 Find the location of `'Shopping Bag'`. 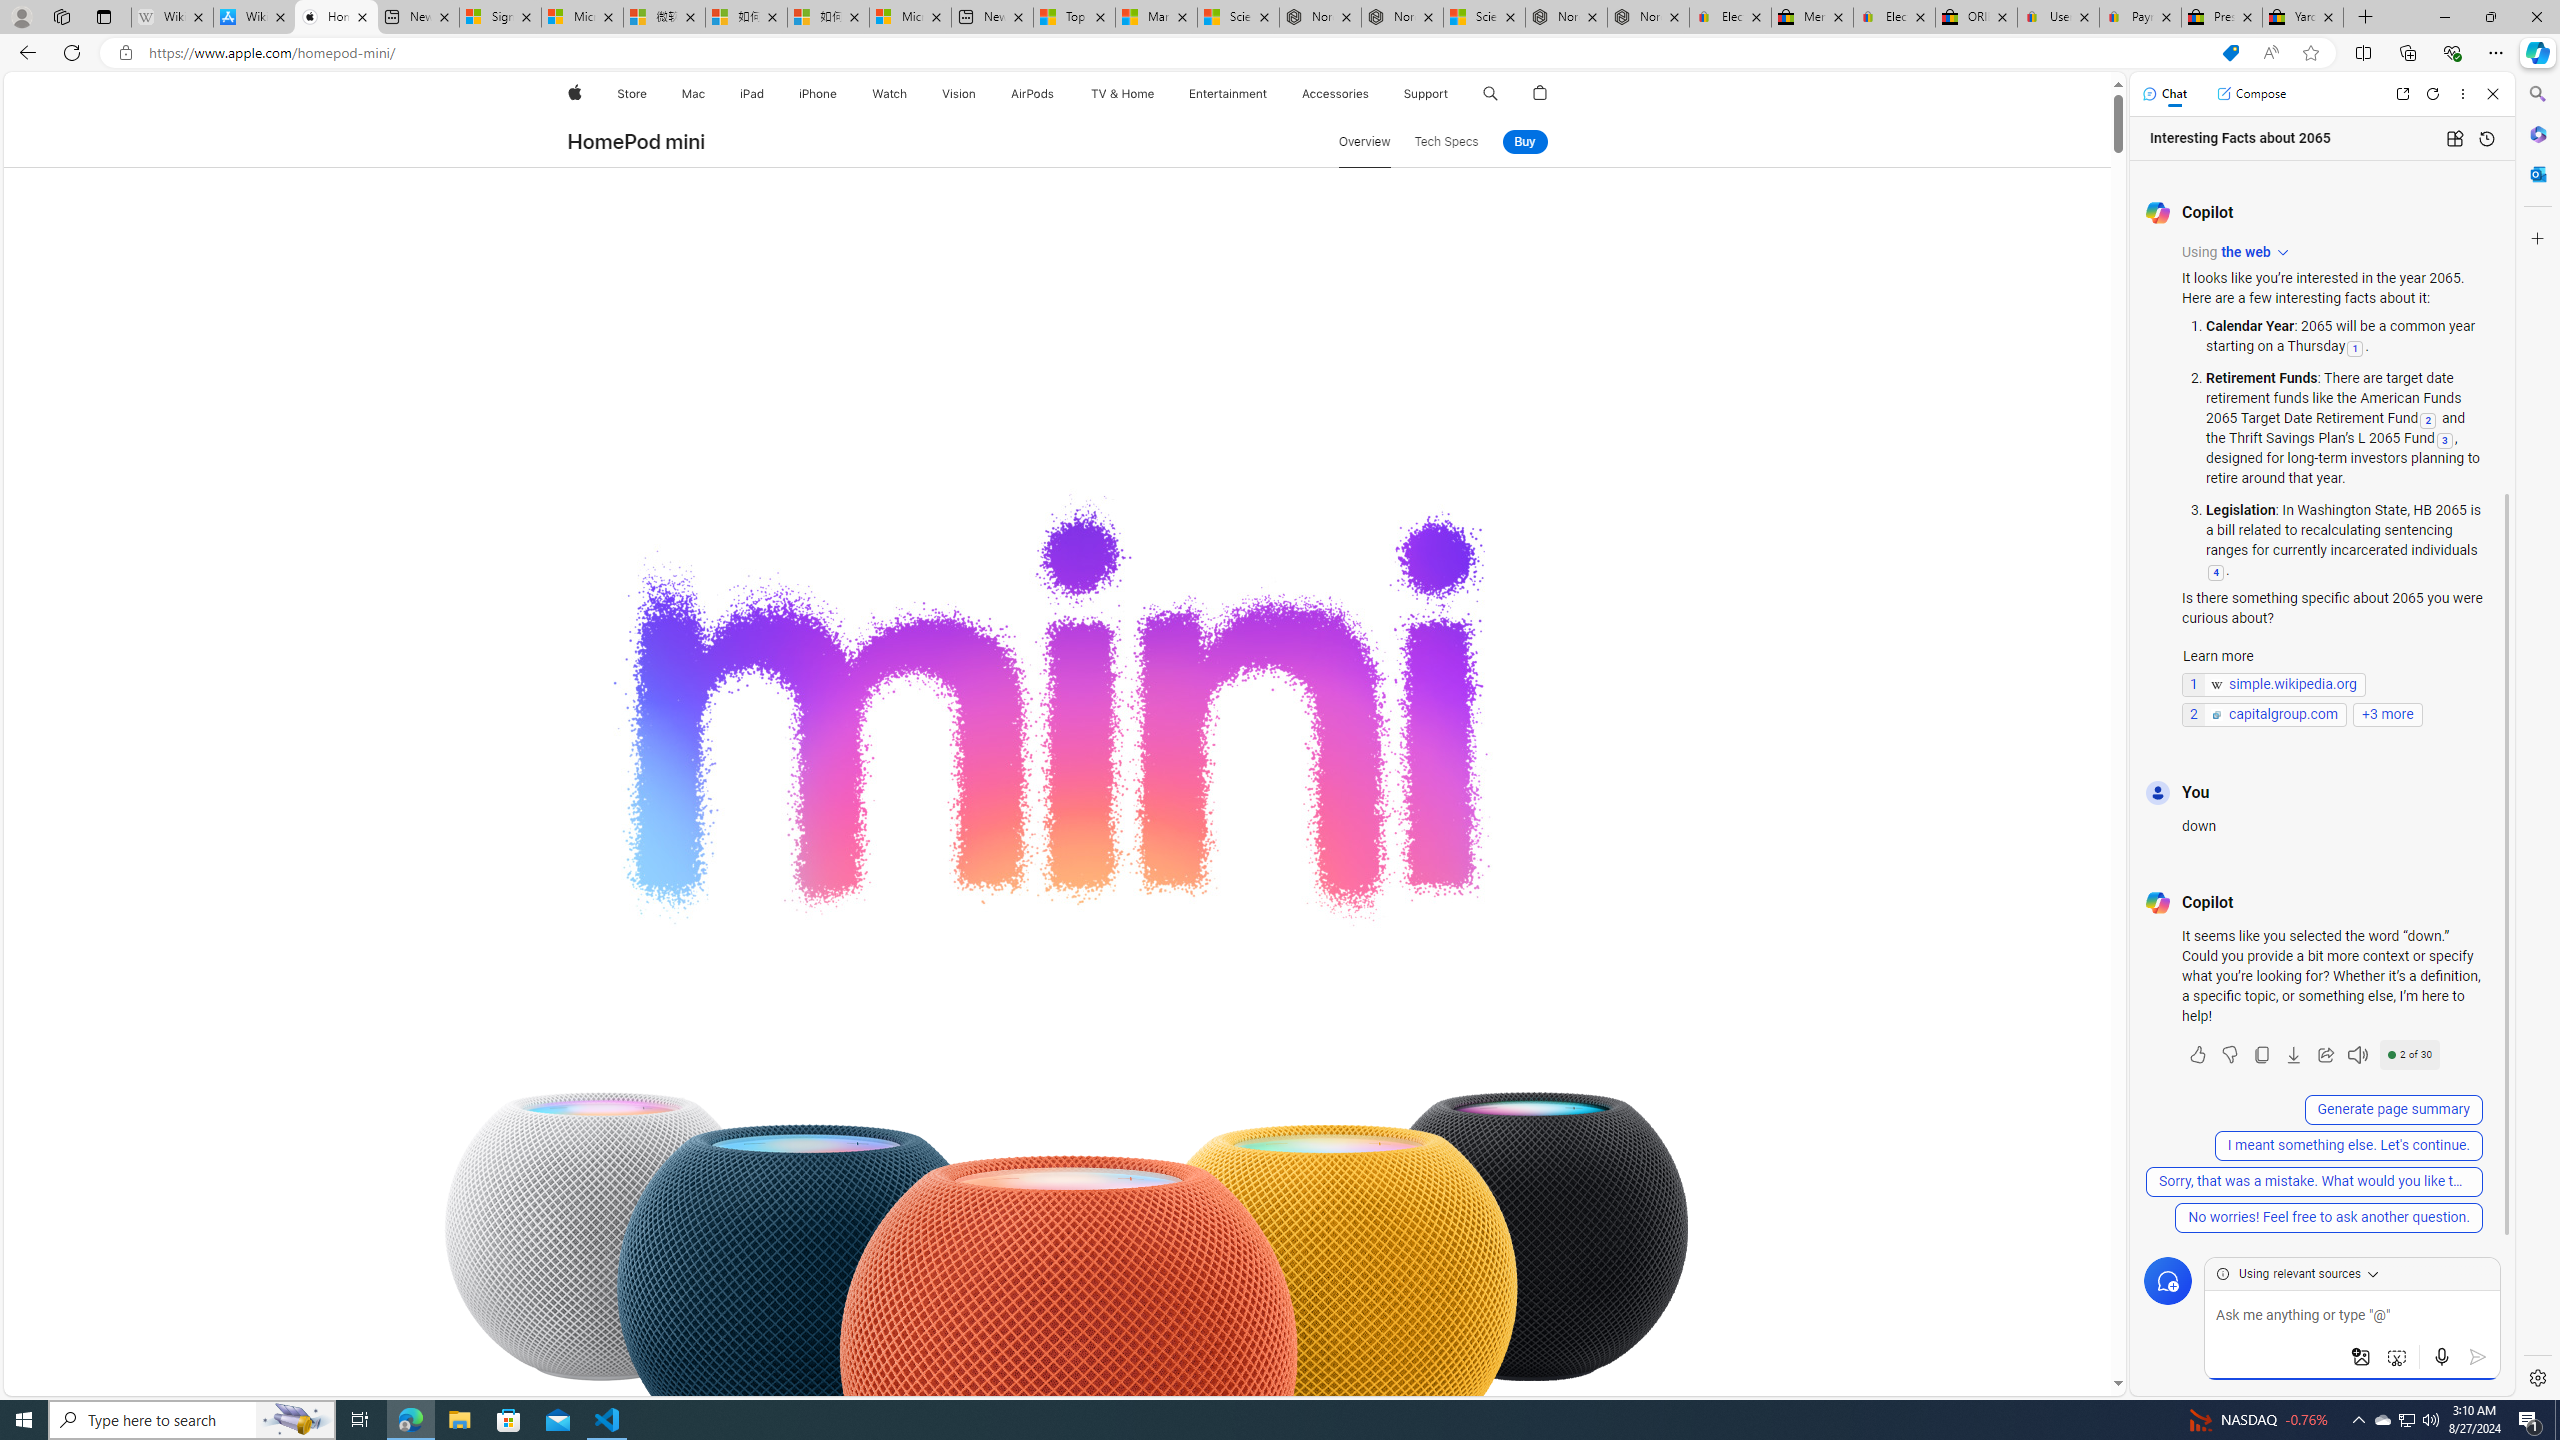

'Shopping Bag' is located at coordinates (1540, 93).